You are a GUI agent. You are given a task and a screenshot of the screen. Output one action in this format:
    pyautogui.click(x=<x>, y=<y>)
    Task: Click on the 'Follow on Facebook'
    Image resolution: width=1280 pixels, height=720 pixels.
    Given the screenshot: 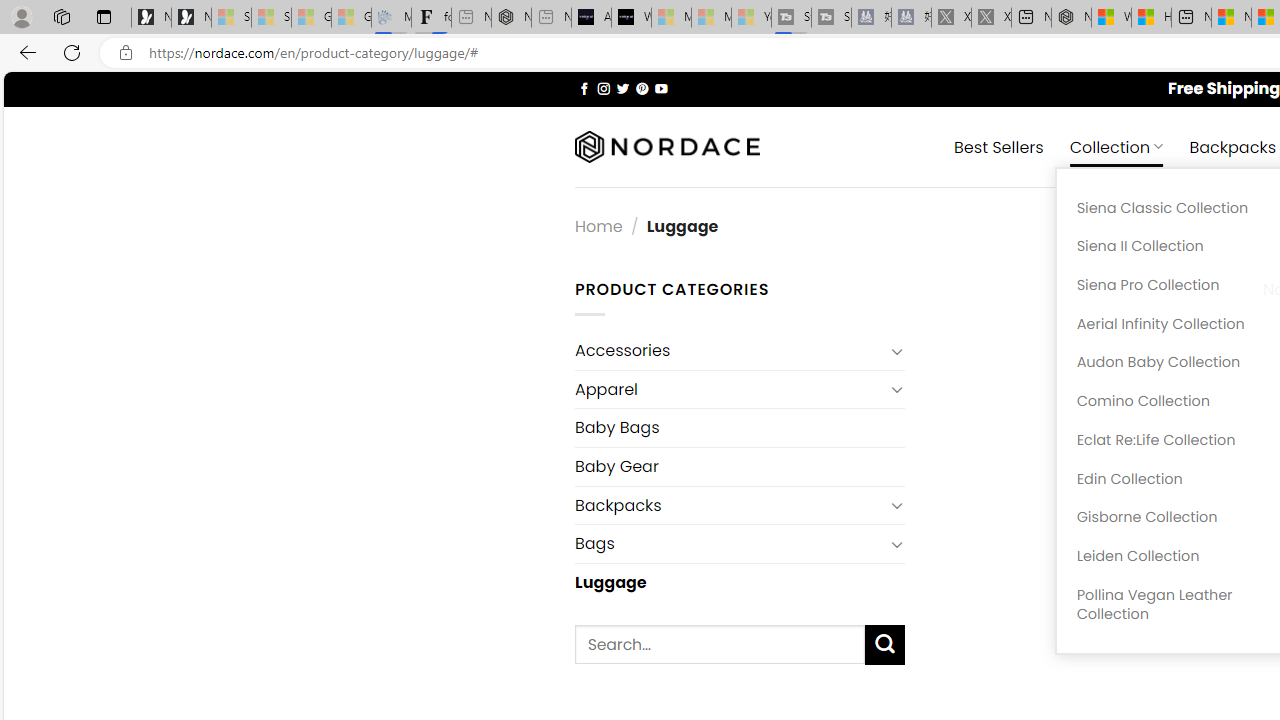 What is the action you would take?
    pyautogui.click(x=583, y=87)
    